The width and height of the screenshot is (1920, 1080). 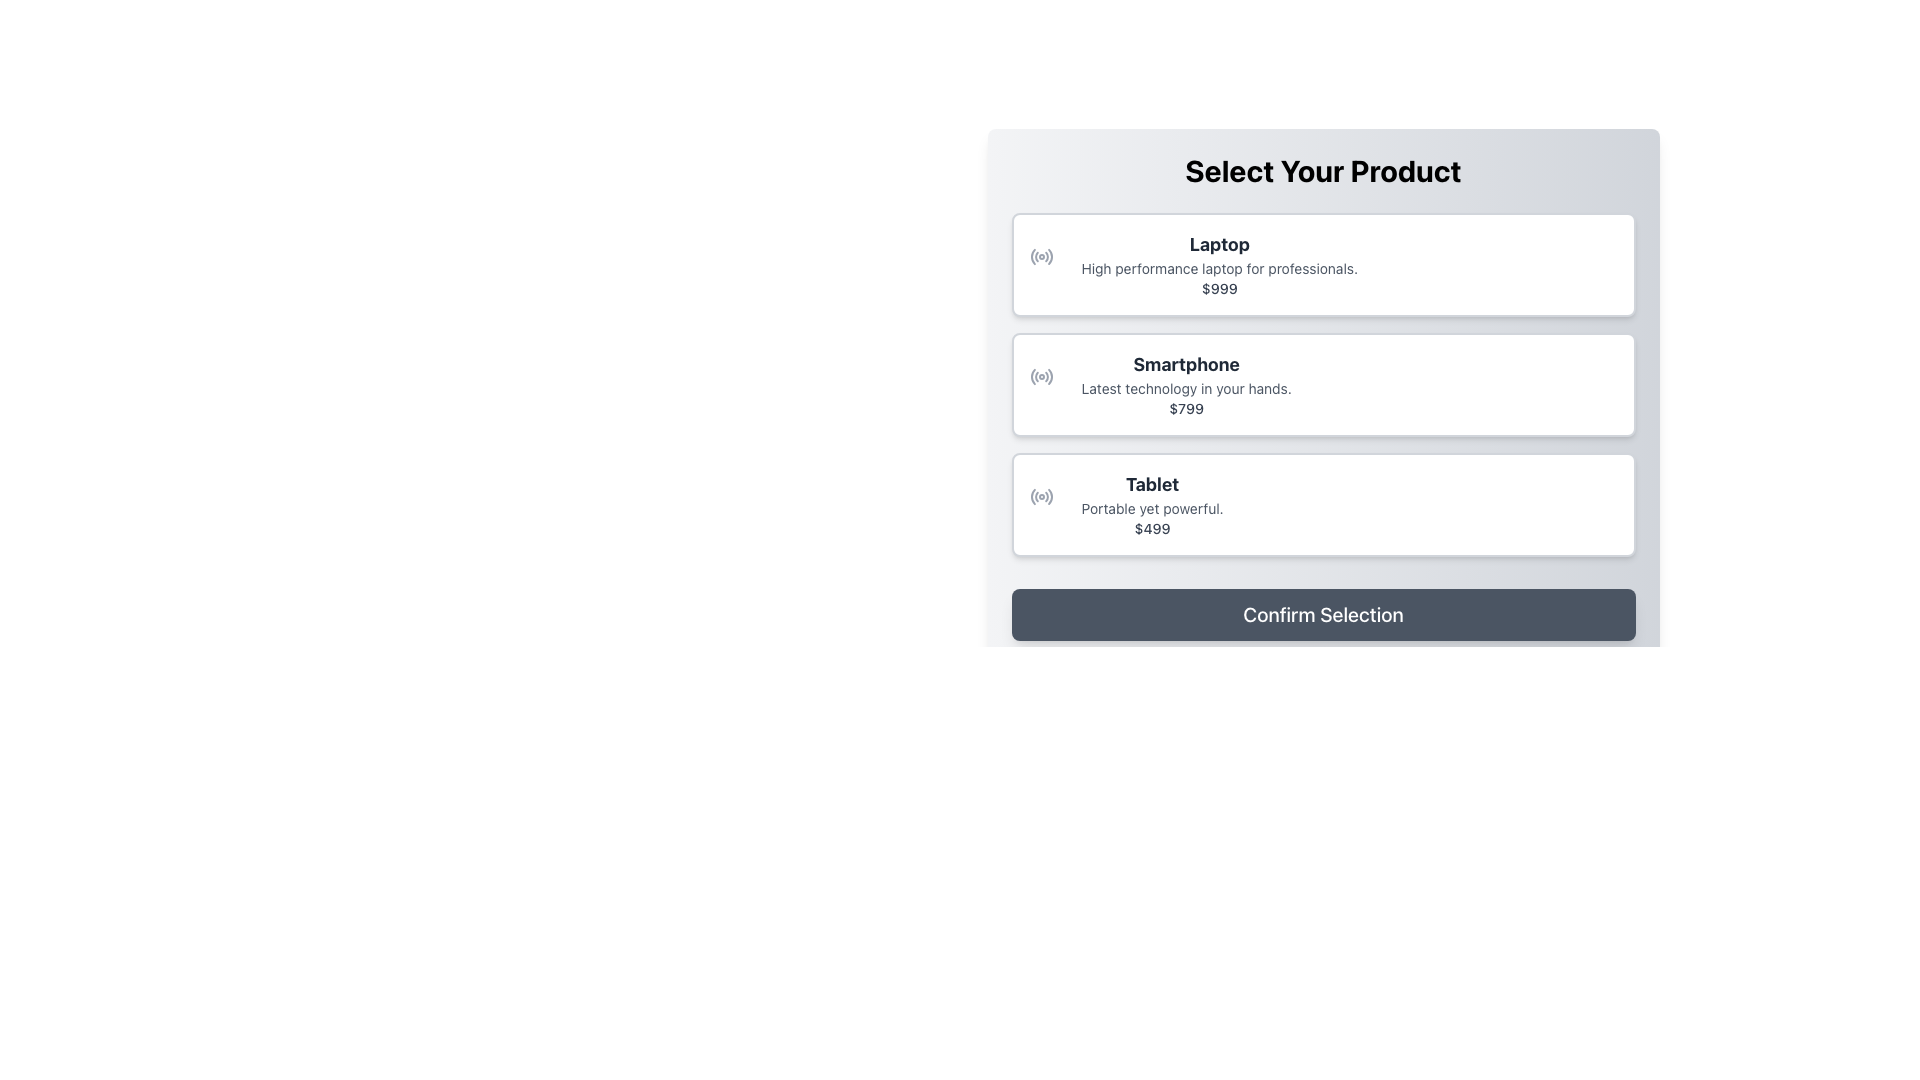 I want to click on the icon representing connectivity or selection in the upper-left corner of the 'Laptop' product card, so click(x=1048, y=264).